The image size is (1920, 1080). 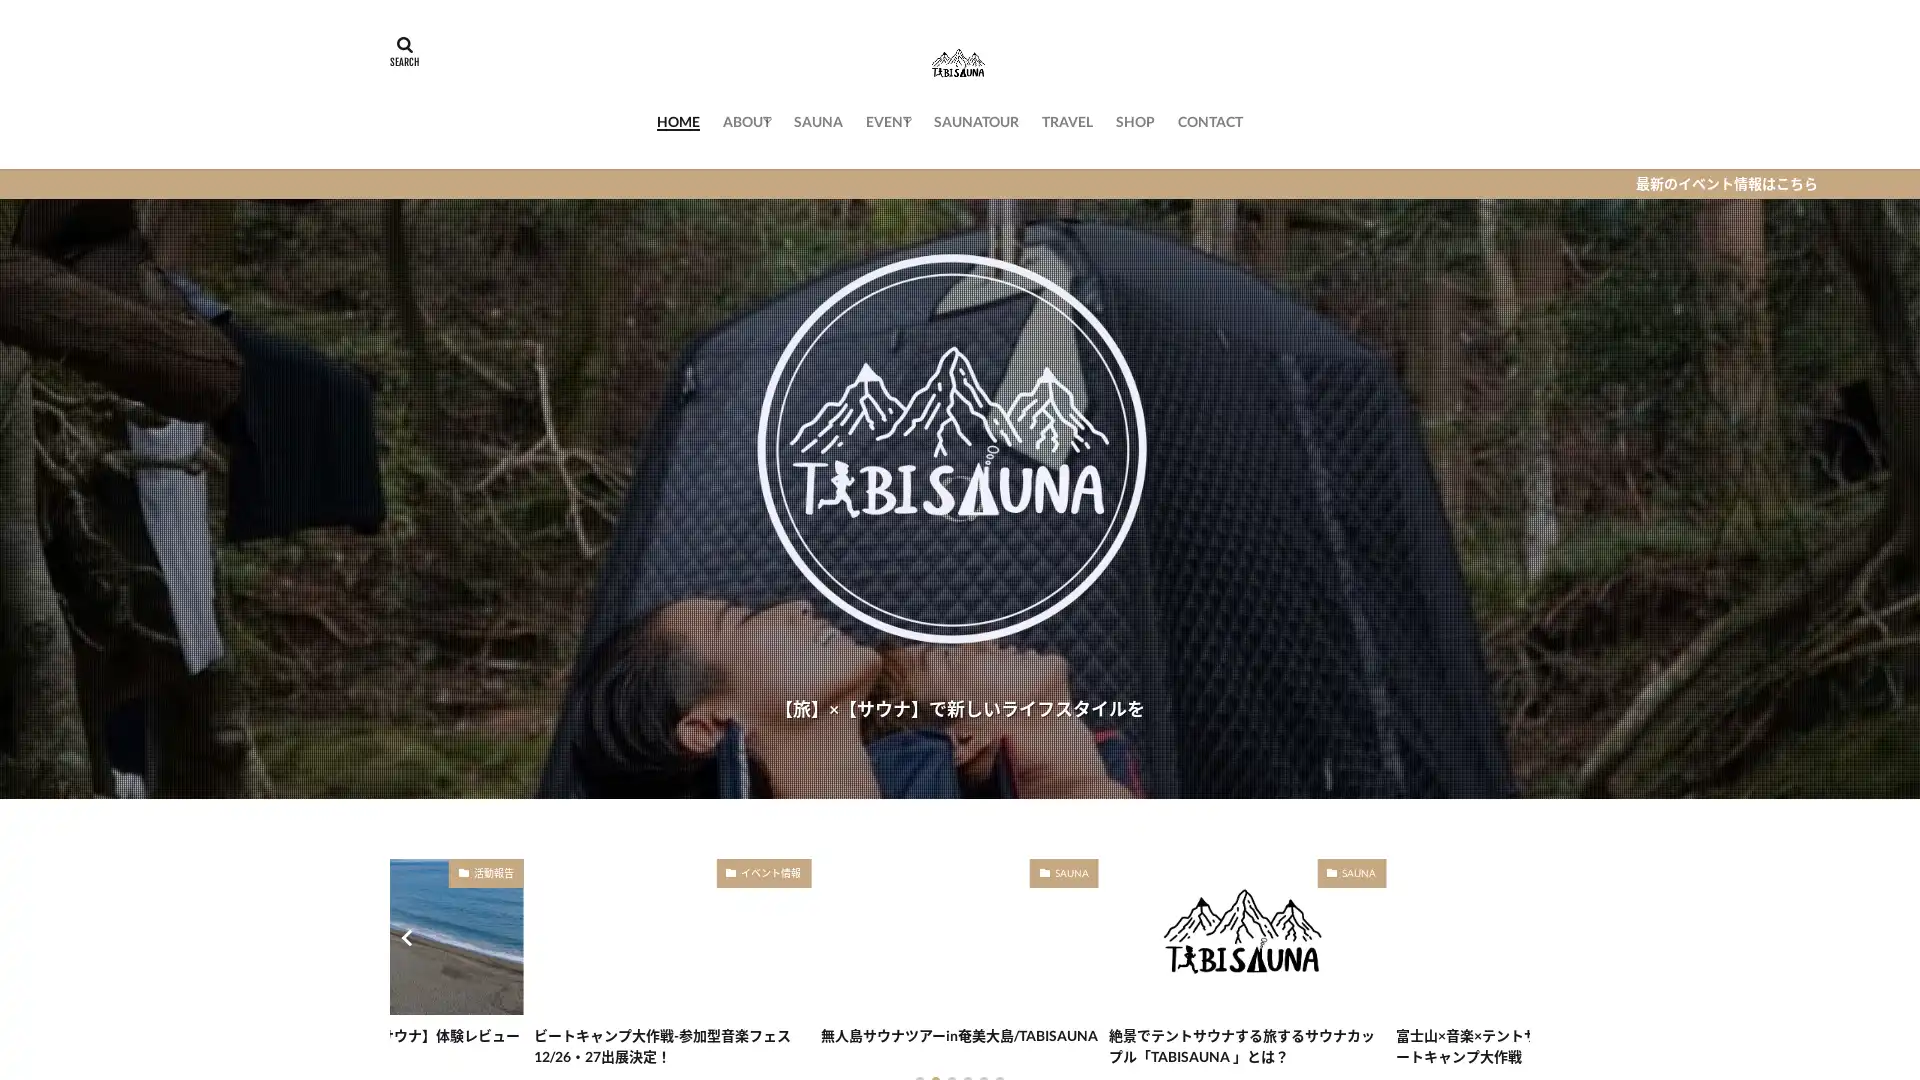 I want to click on Previous slide, so click(x=408, y=937).